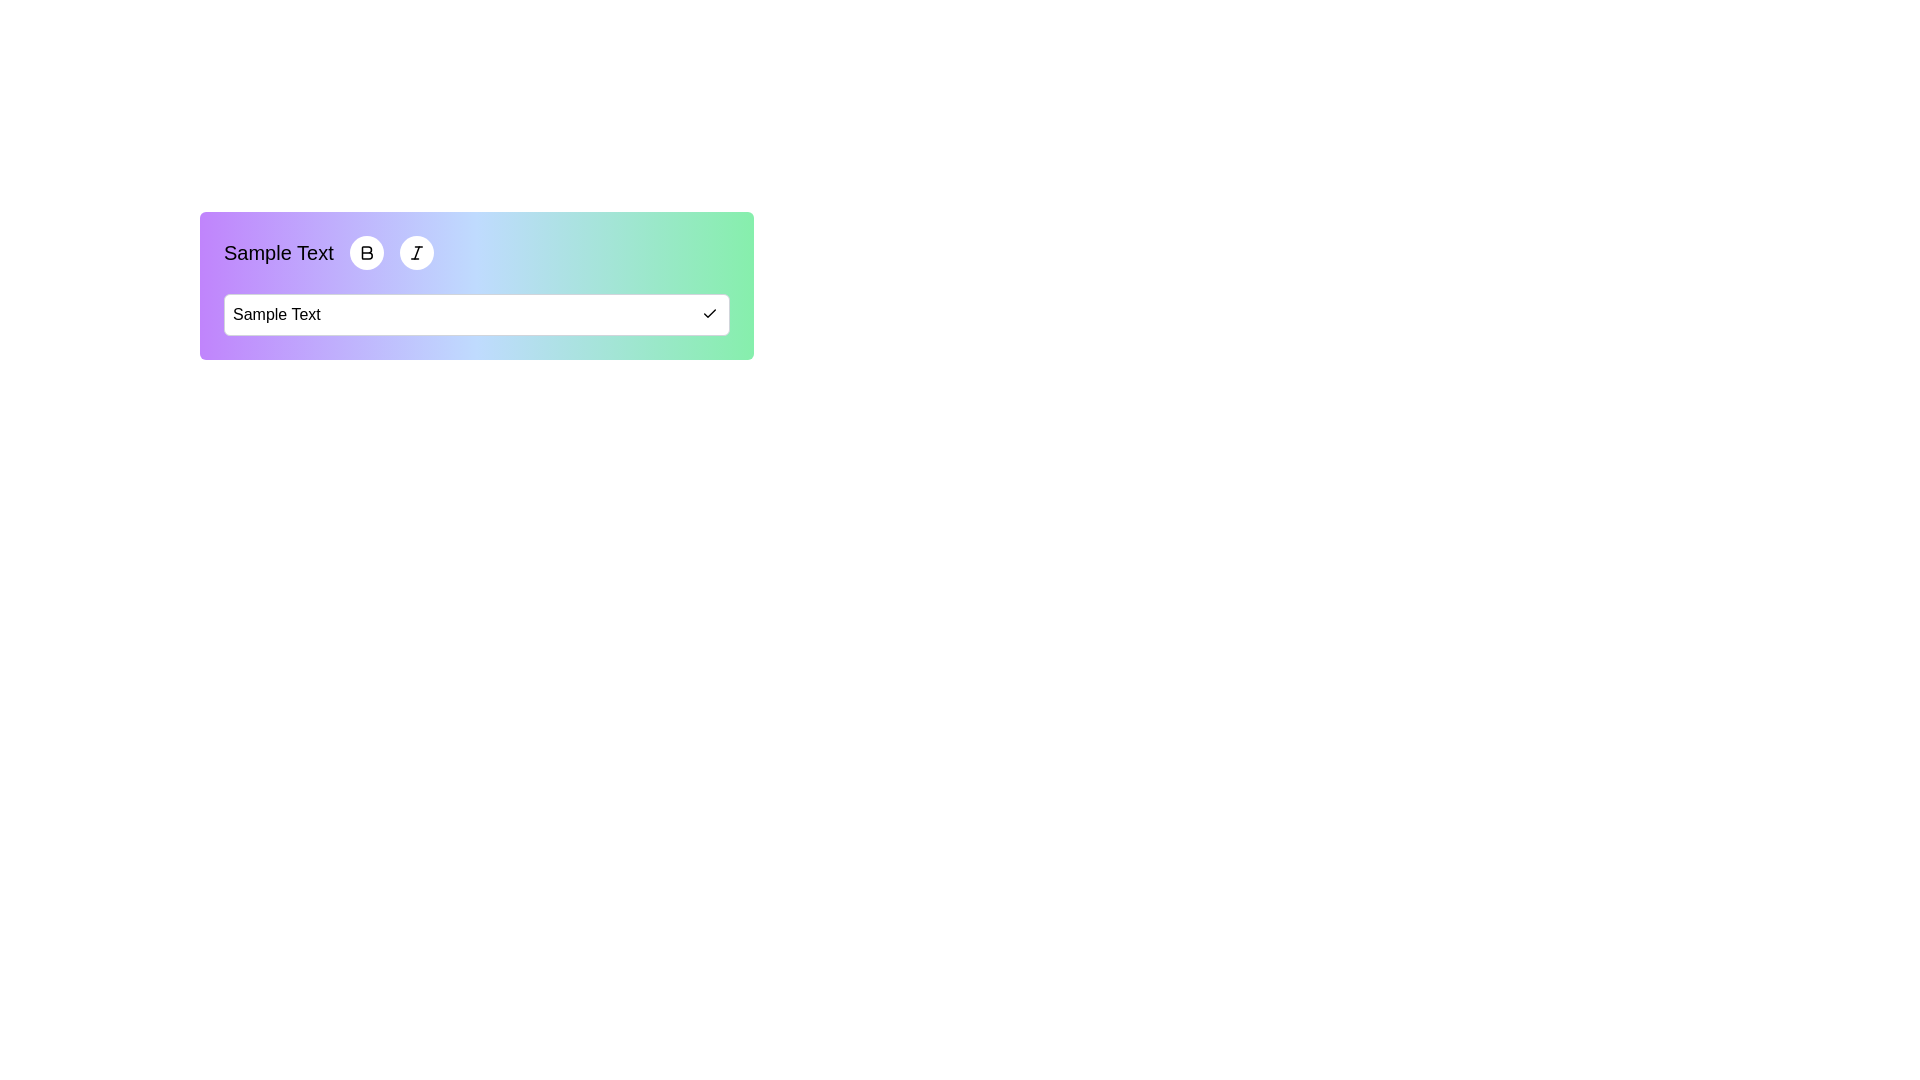 The height and width of the screenshot is (1080, 1920). I want to click on the bold formatting icon button, so click(366, 252).